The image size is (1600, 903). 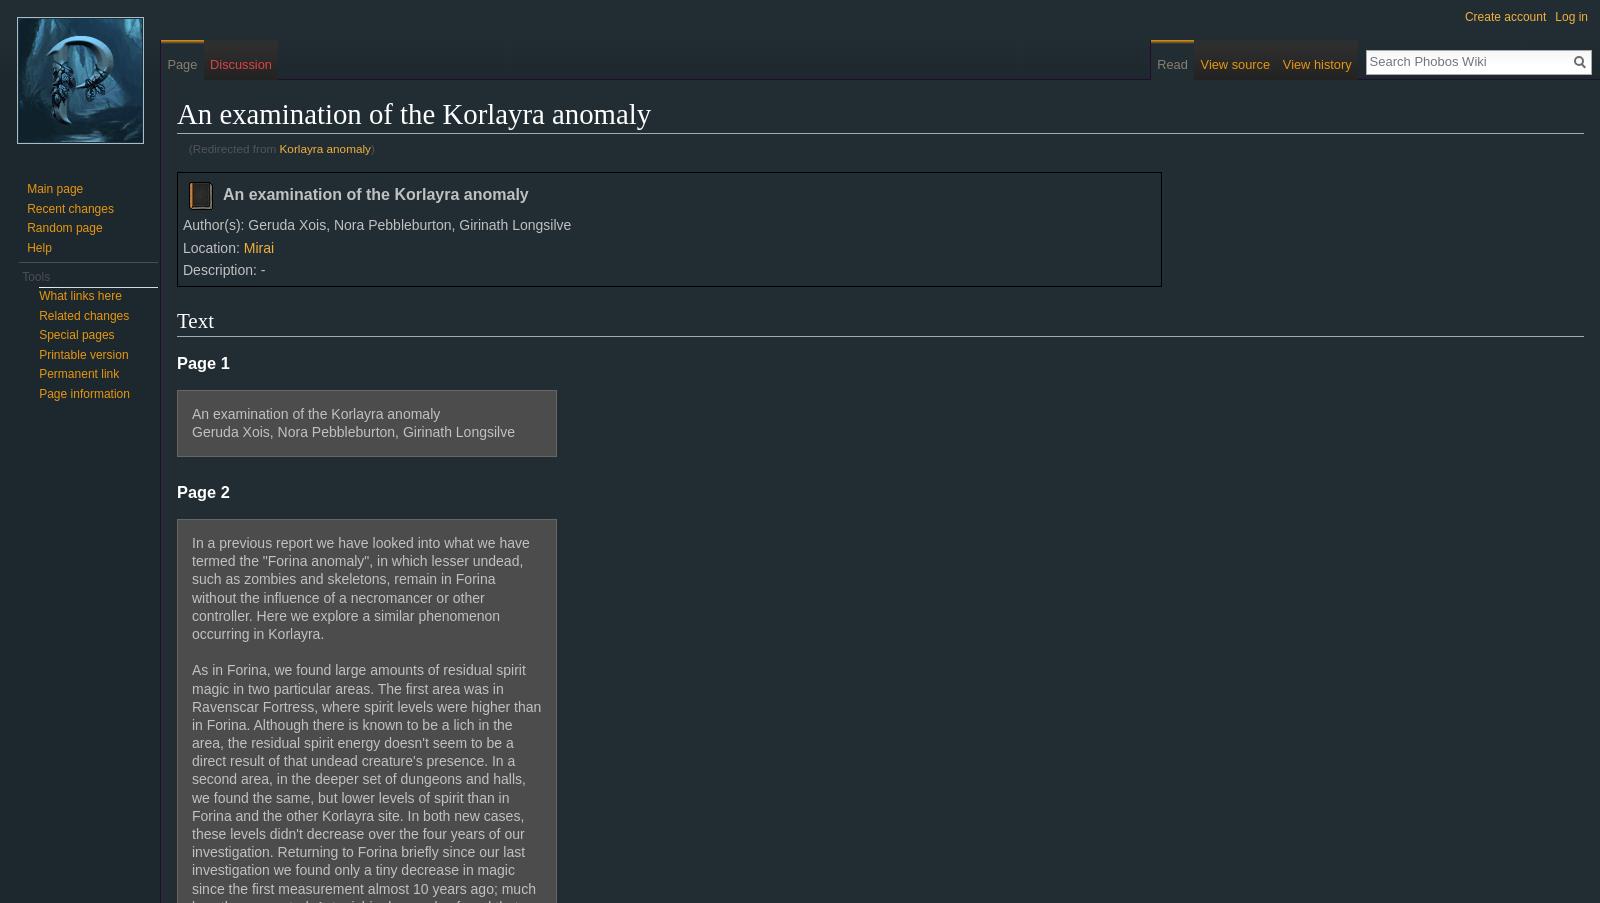 I want to click on 'Mirai', so click(x=243, y=246).